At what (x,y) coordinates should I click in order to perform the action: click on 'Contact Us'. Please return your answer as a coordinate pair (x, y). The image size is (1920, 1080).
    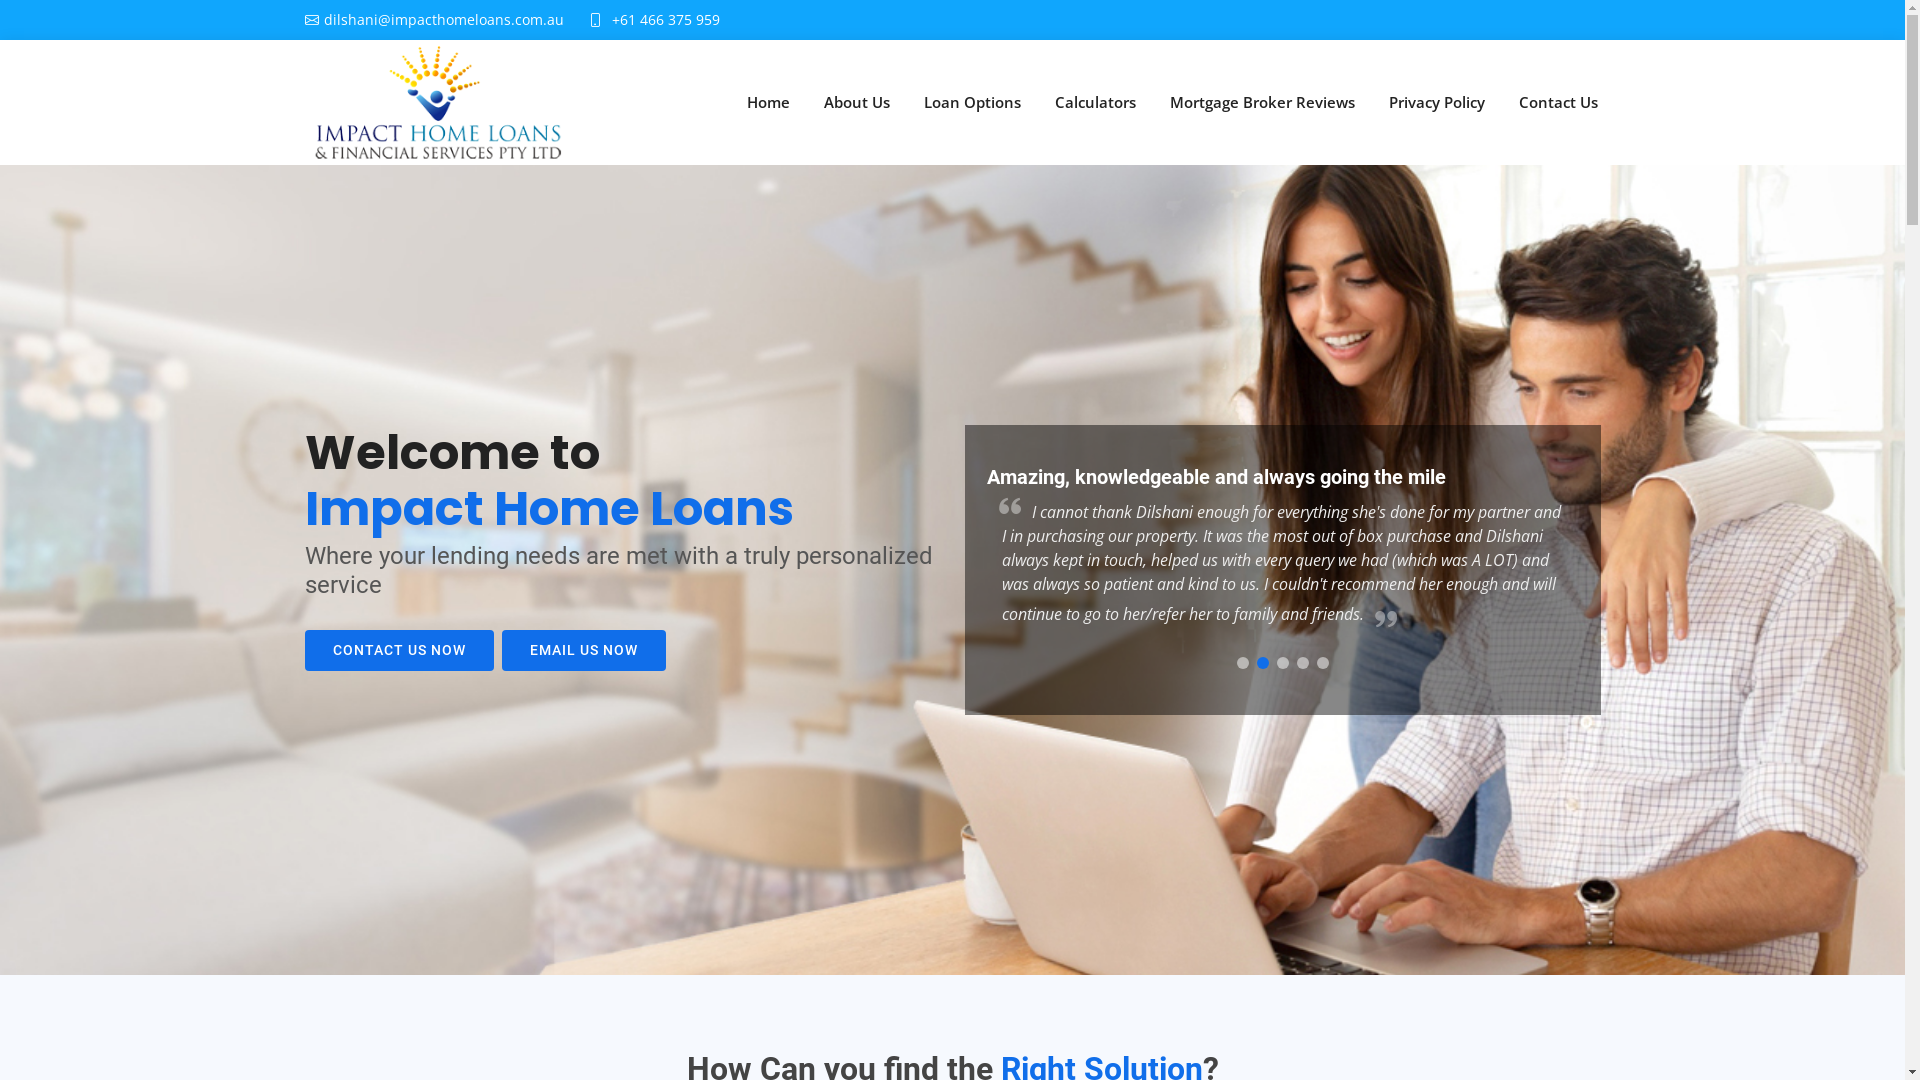
    Looking at the image, I should click on (1557, 102).